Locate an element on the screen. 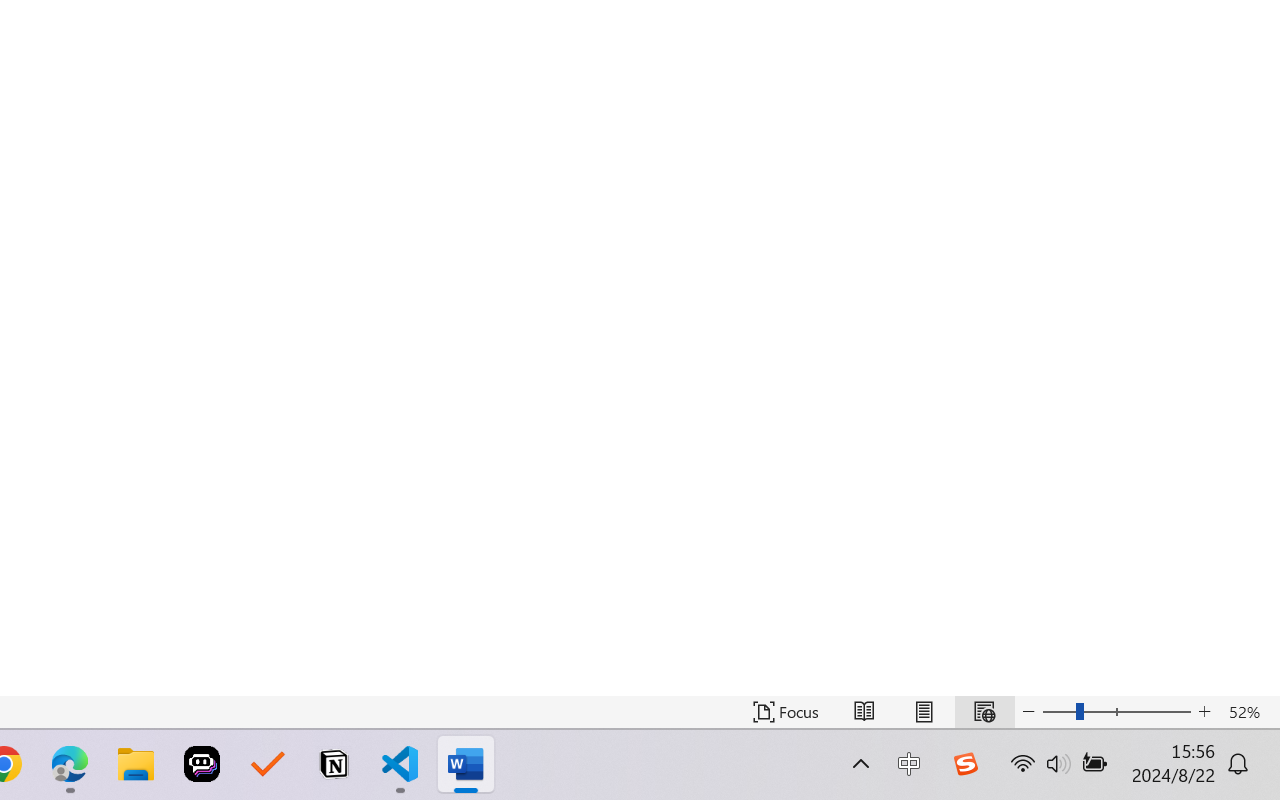 This screenshot has height=800, width=1280. 'Read Mode' is located at coordinates (864, 711).